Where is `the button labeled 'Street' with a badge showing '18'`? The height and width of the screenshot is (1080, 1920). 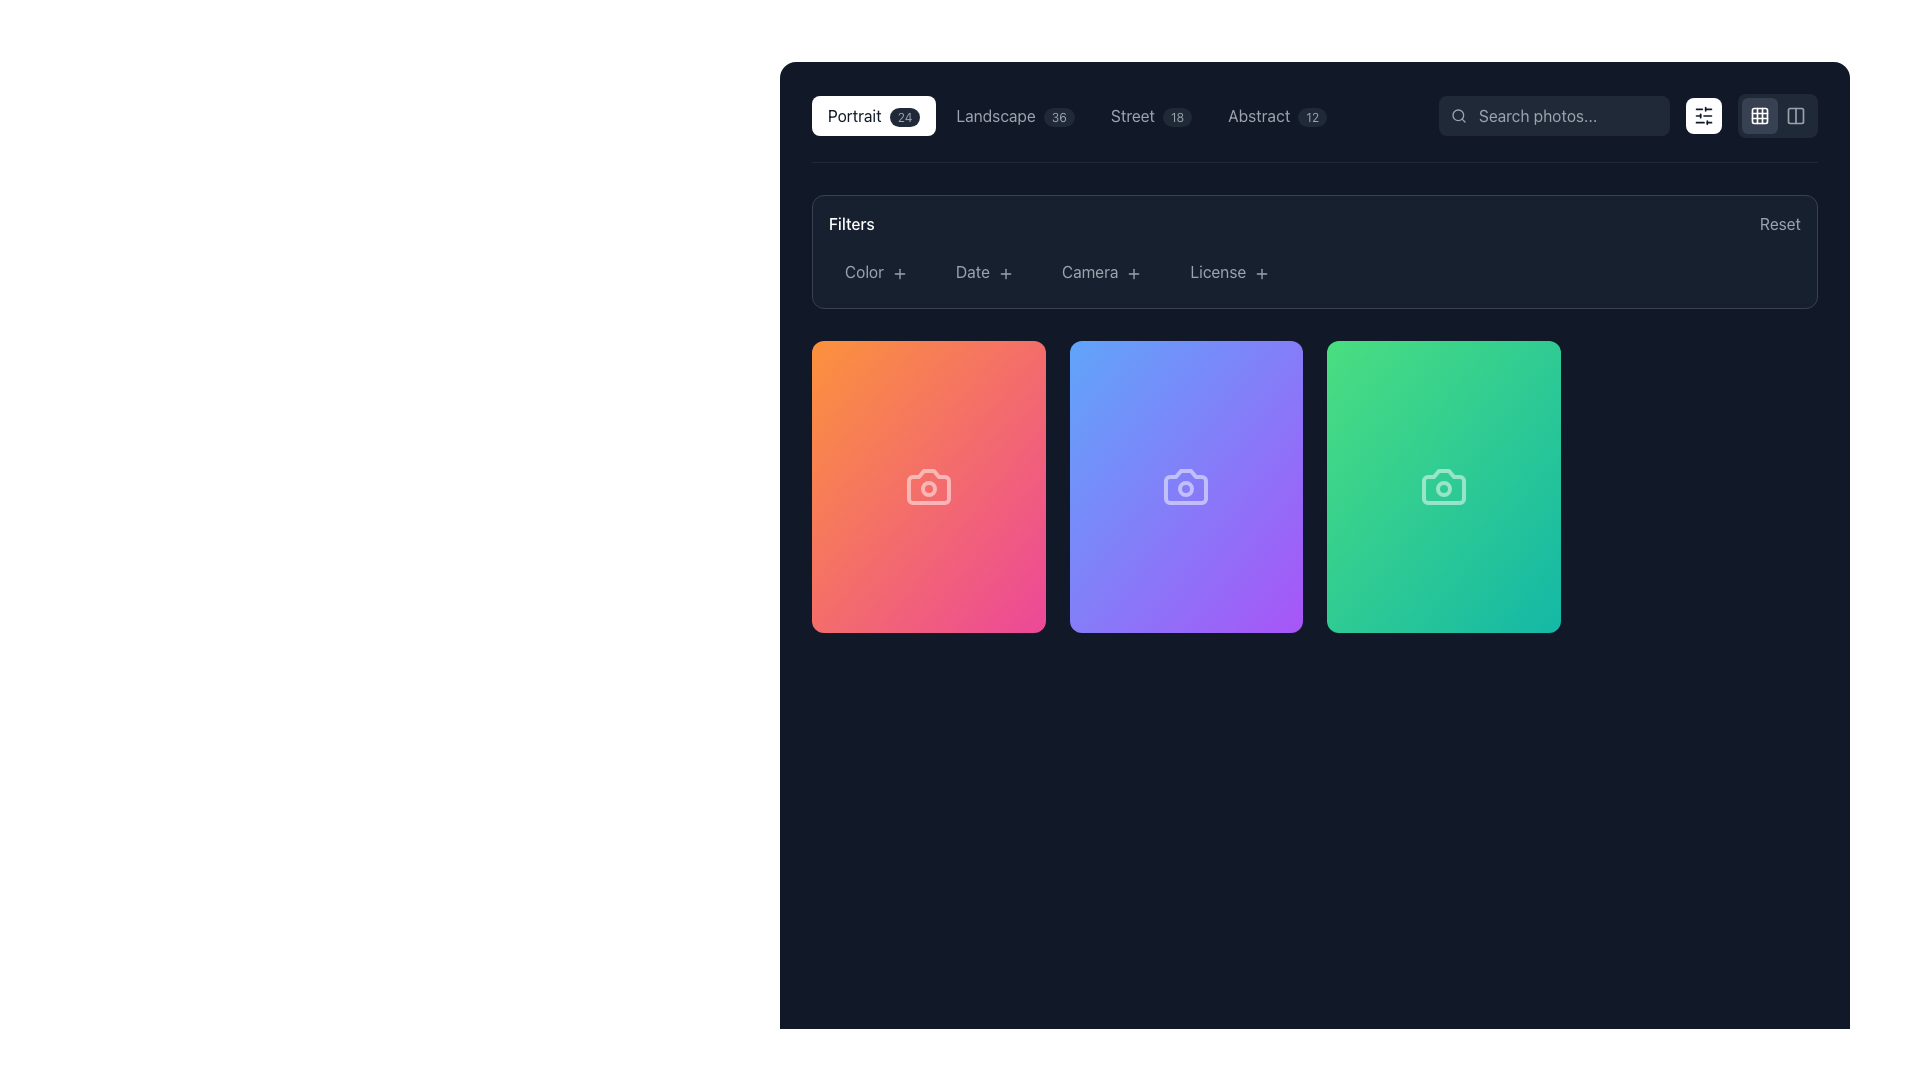
the button labeled 'Street' with a badge showing '18' is located at coordinates (1151, 115).